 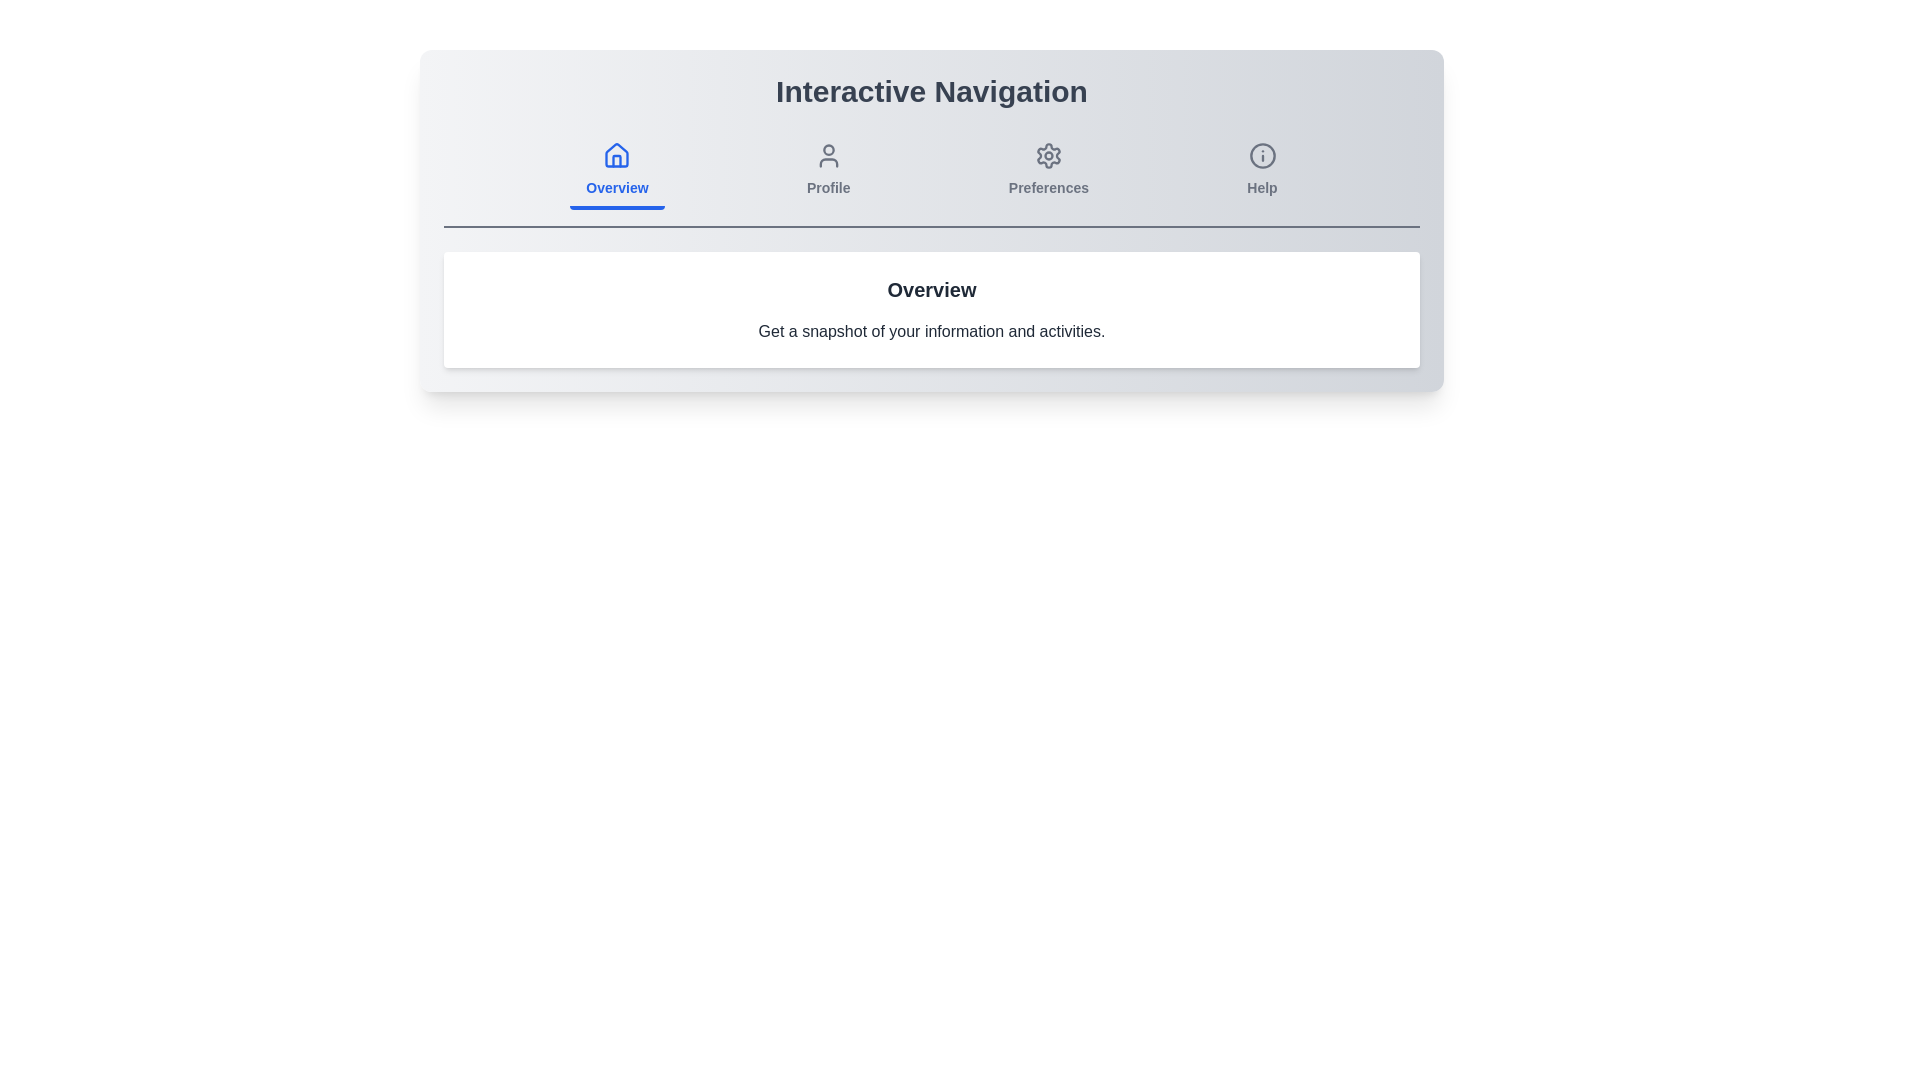 I want to click on the tab labeled Profile to inspect its content and layout, so click(x=828, y=171).